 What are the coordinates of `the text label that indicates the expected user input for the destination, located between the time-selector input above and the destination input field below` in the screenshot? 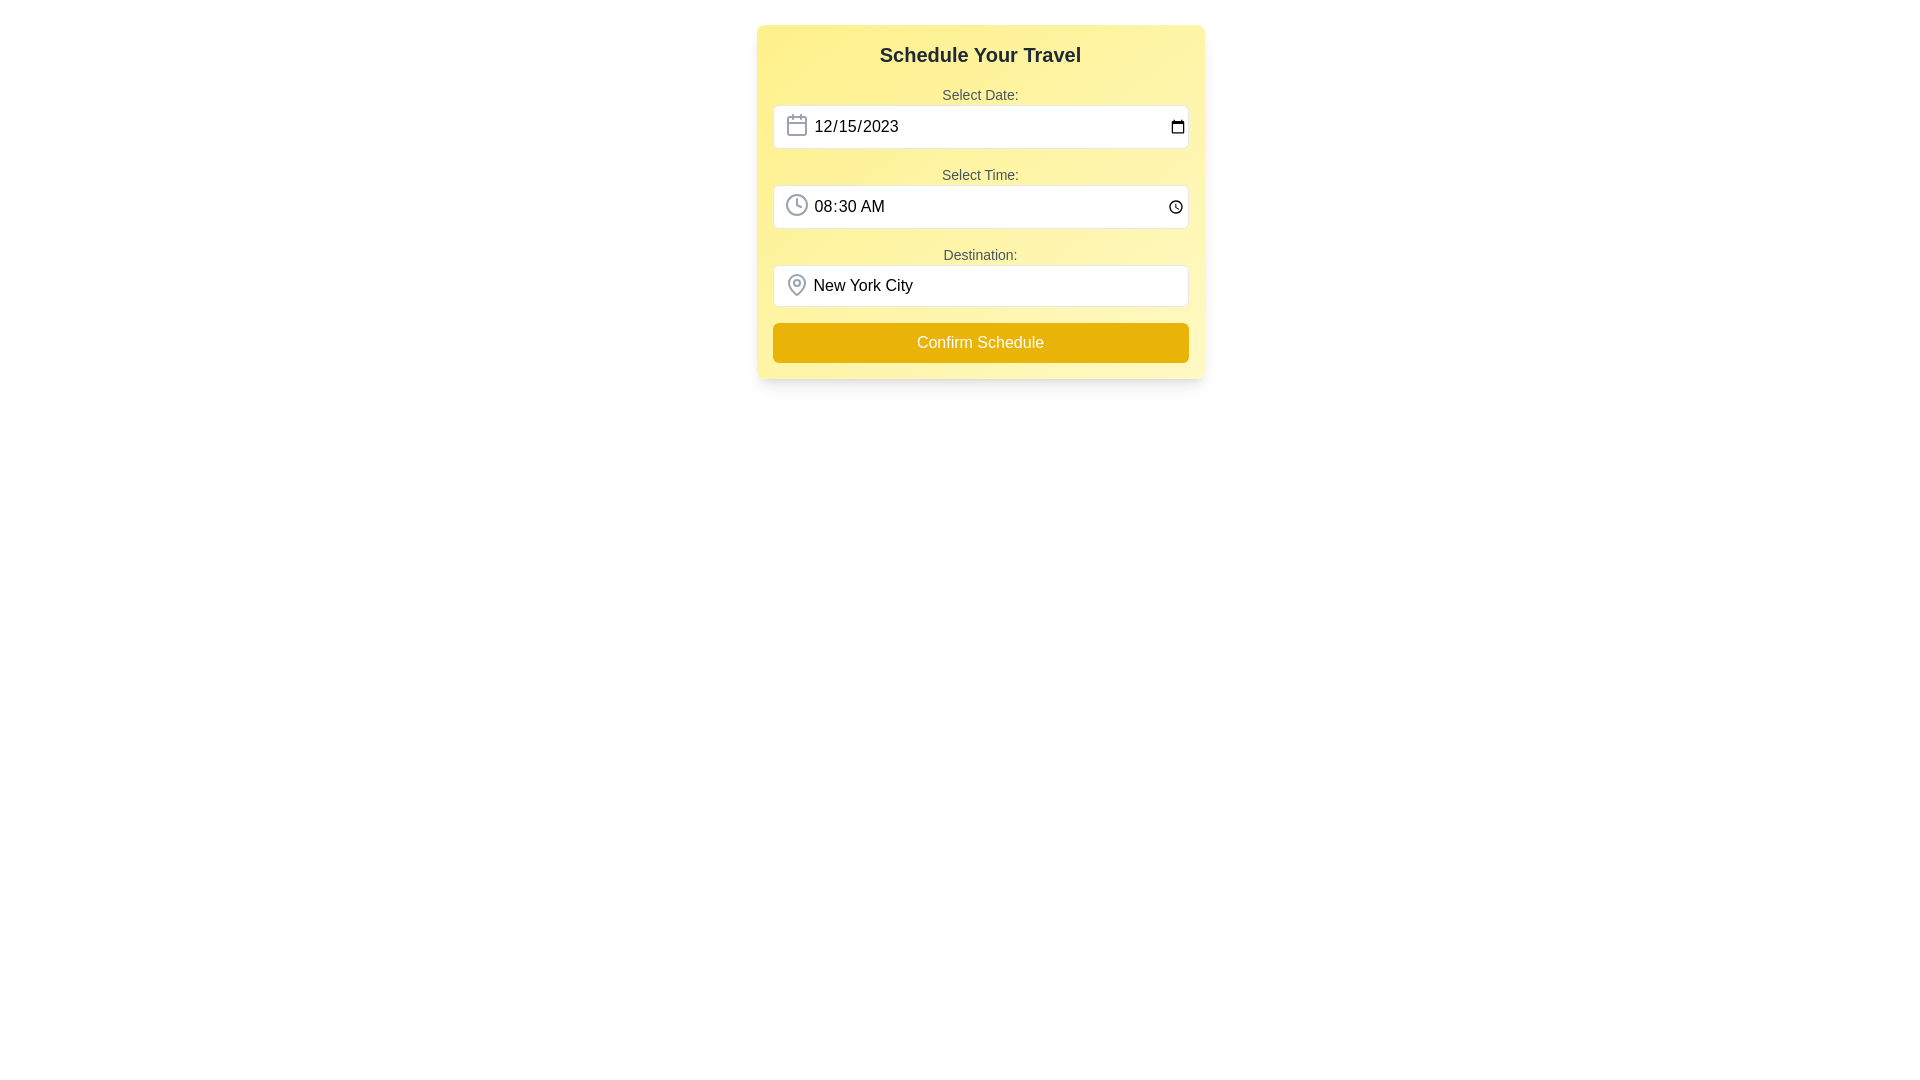 It's located at (980, 253).